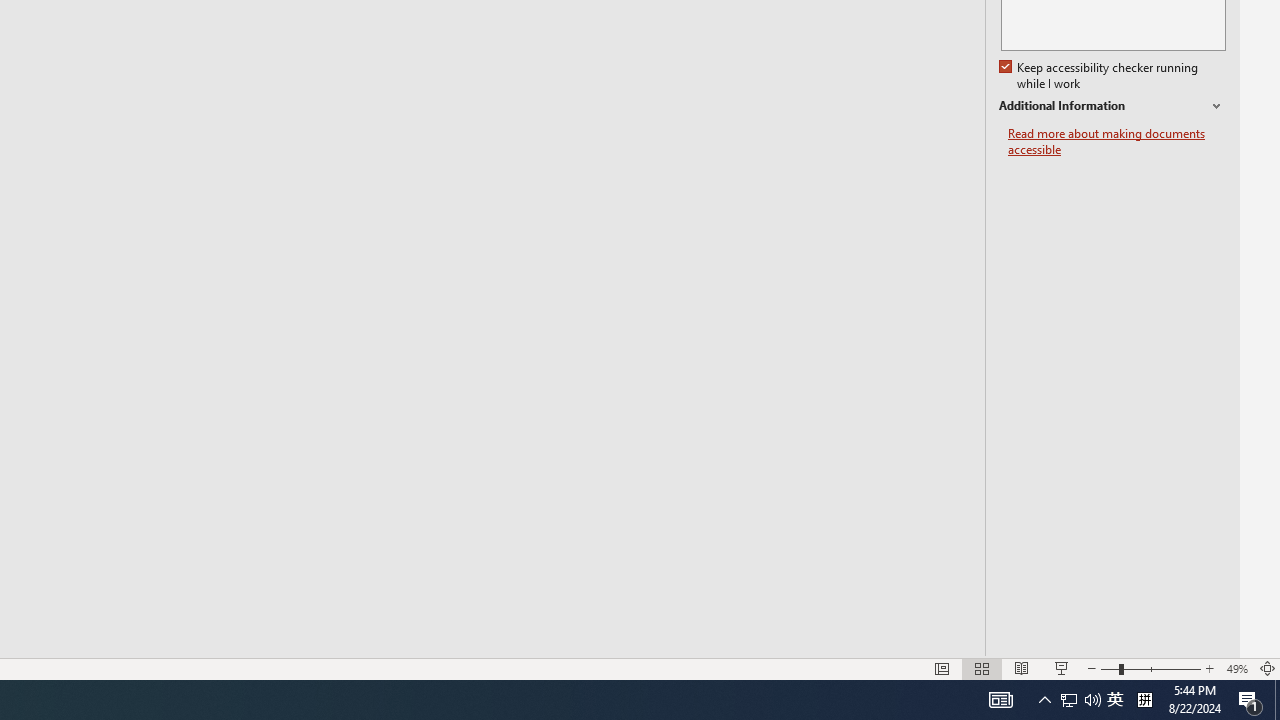 The width and height of the screenshot is (1280, 720). Describe the element at coordinates (1060, 669) in the screenshot. I see `'Slide Show'` at that location.